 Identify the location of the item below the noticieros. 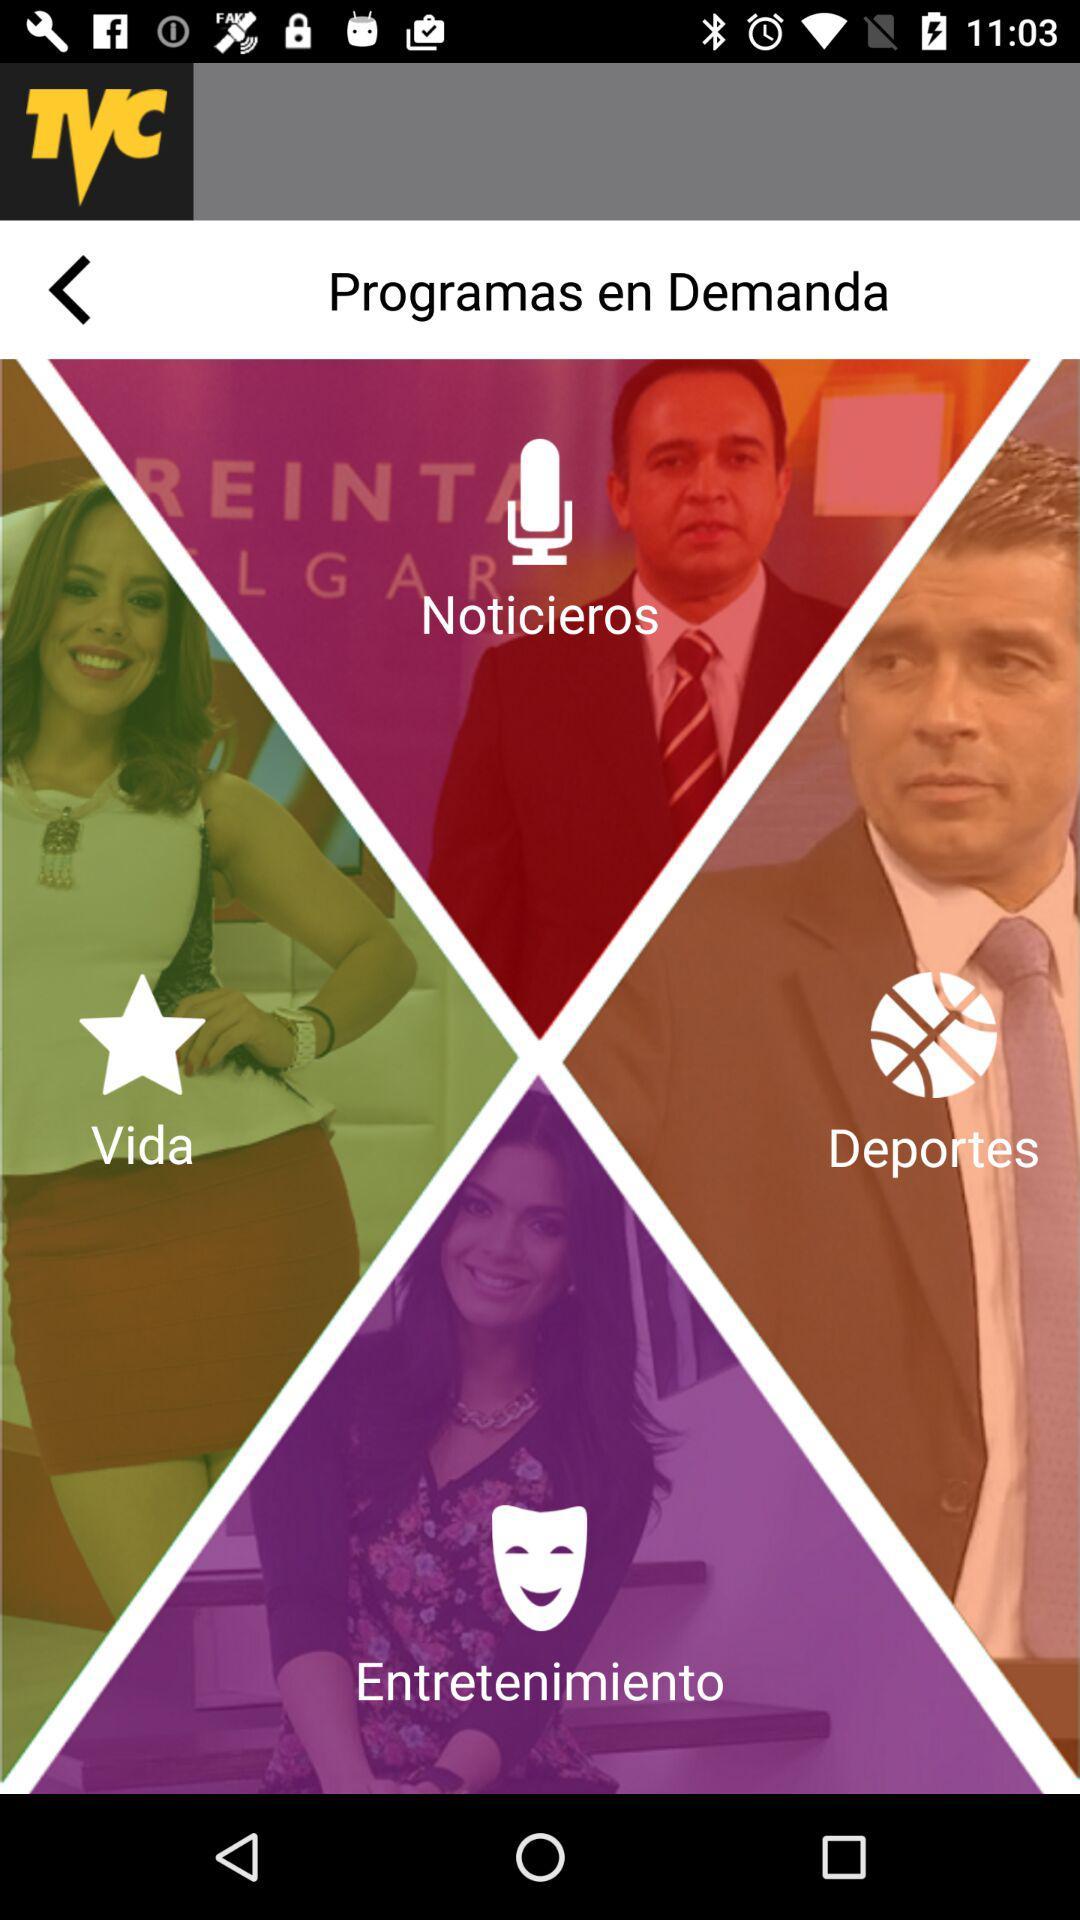
(540, 1609).